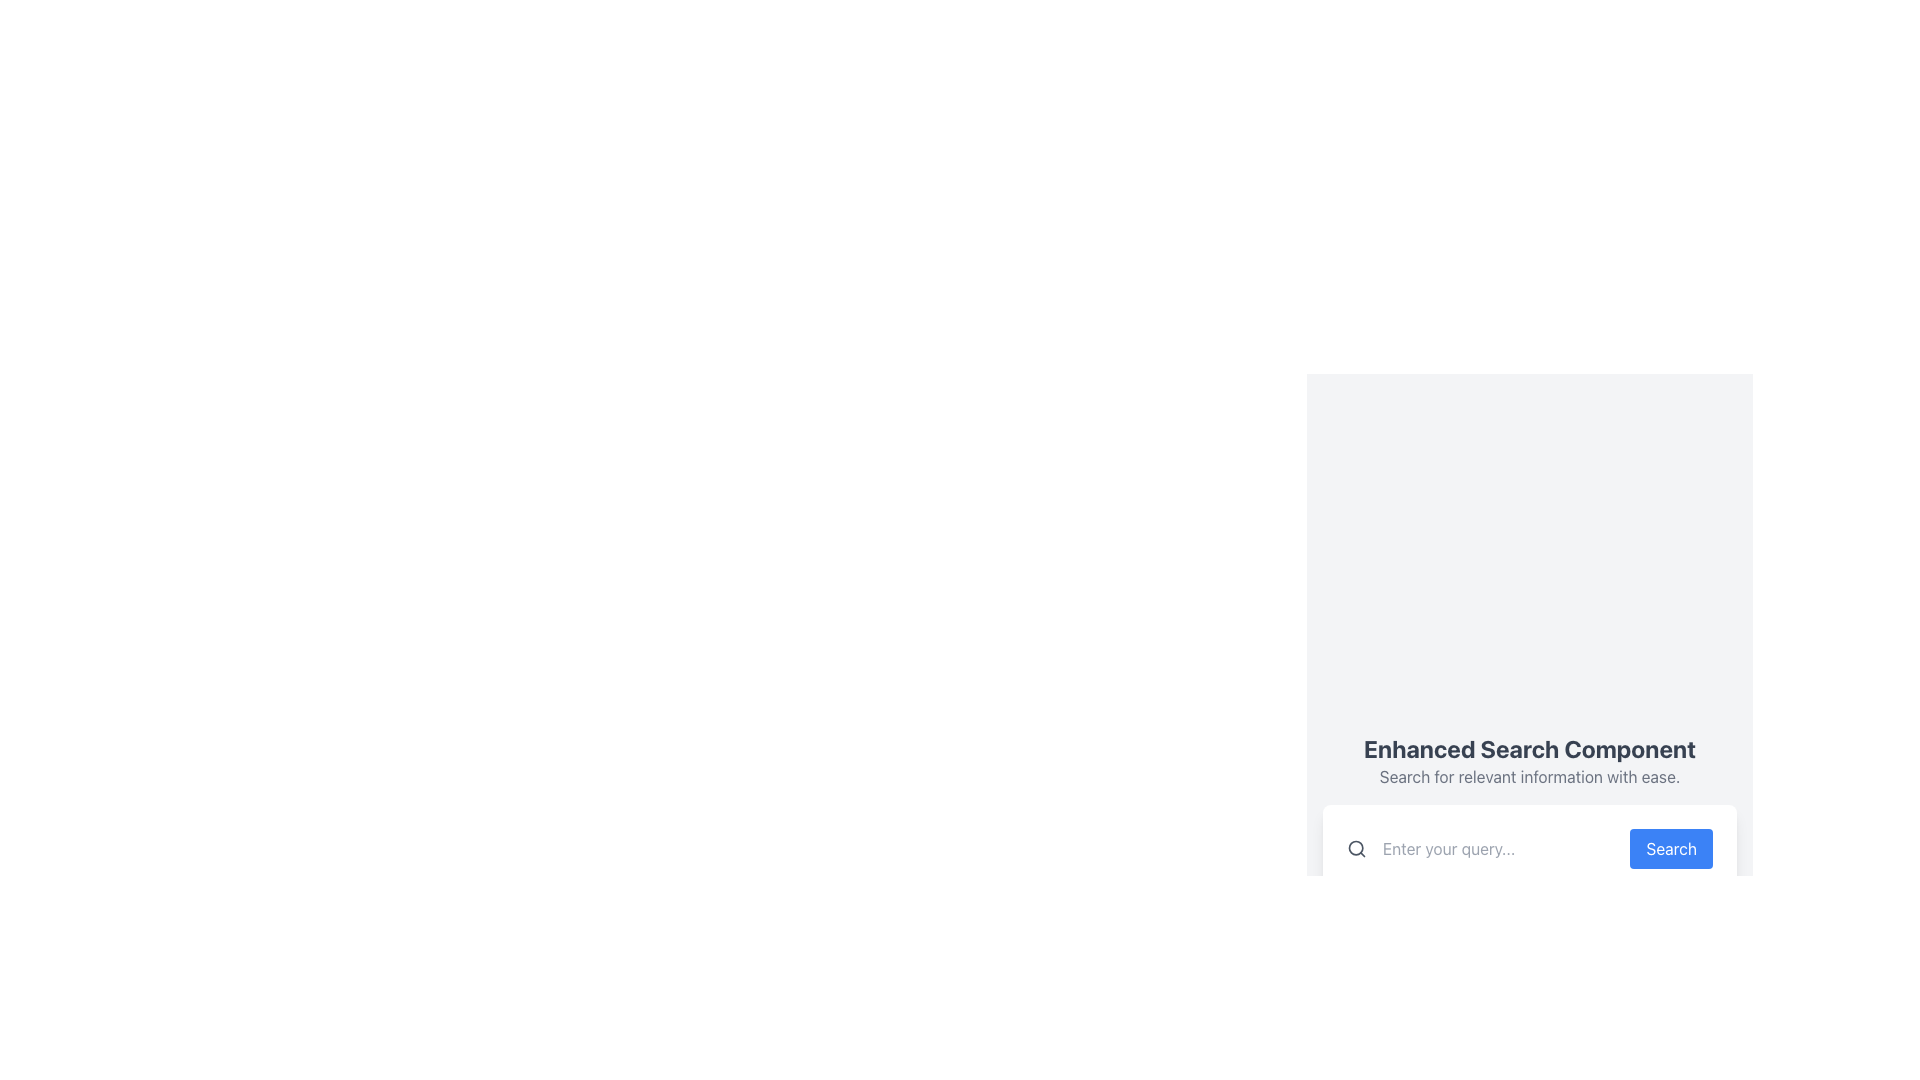 The width and height of the screenshot is (1920, 1080). I want to click on the title text introducing the Enhanced Search Component feature, located above the lighter gray subtitle, so click(1529, 748).